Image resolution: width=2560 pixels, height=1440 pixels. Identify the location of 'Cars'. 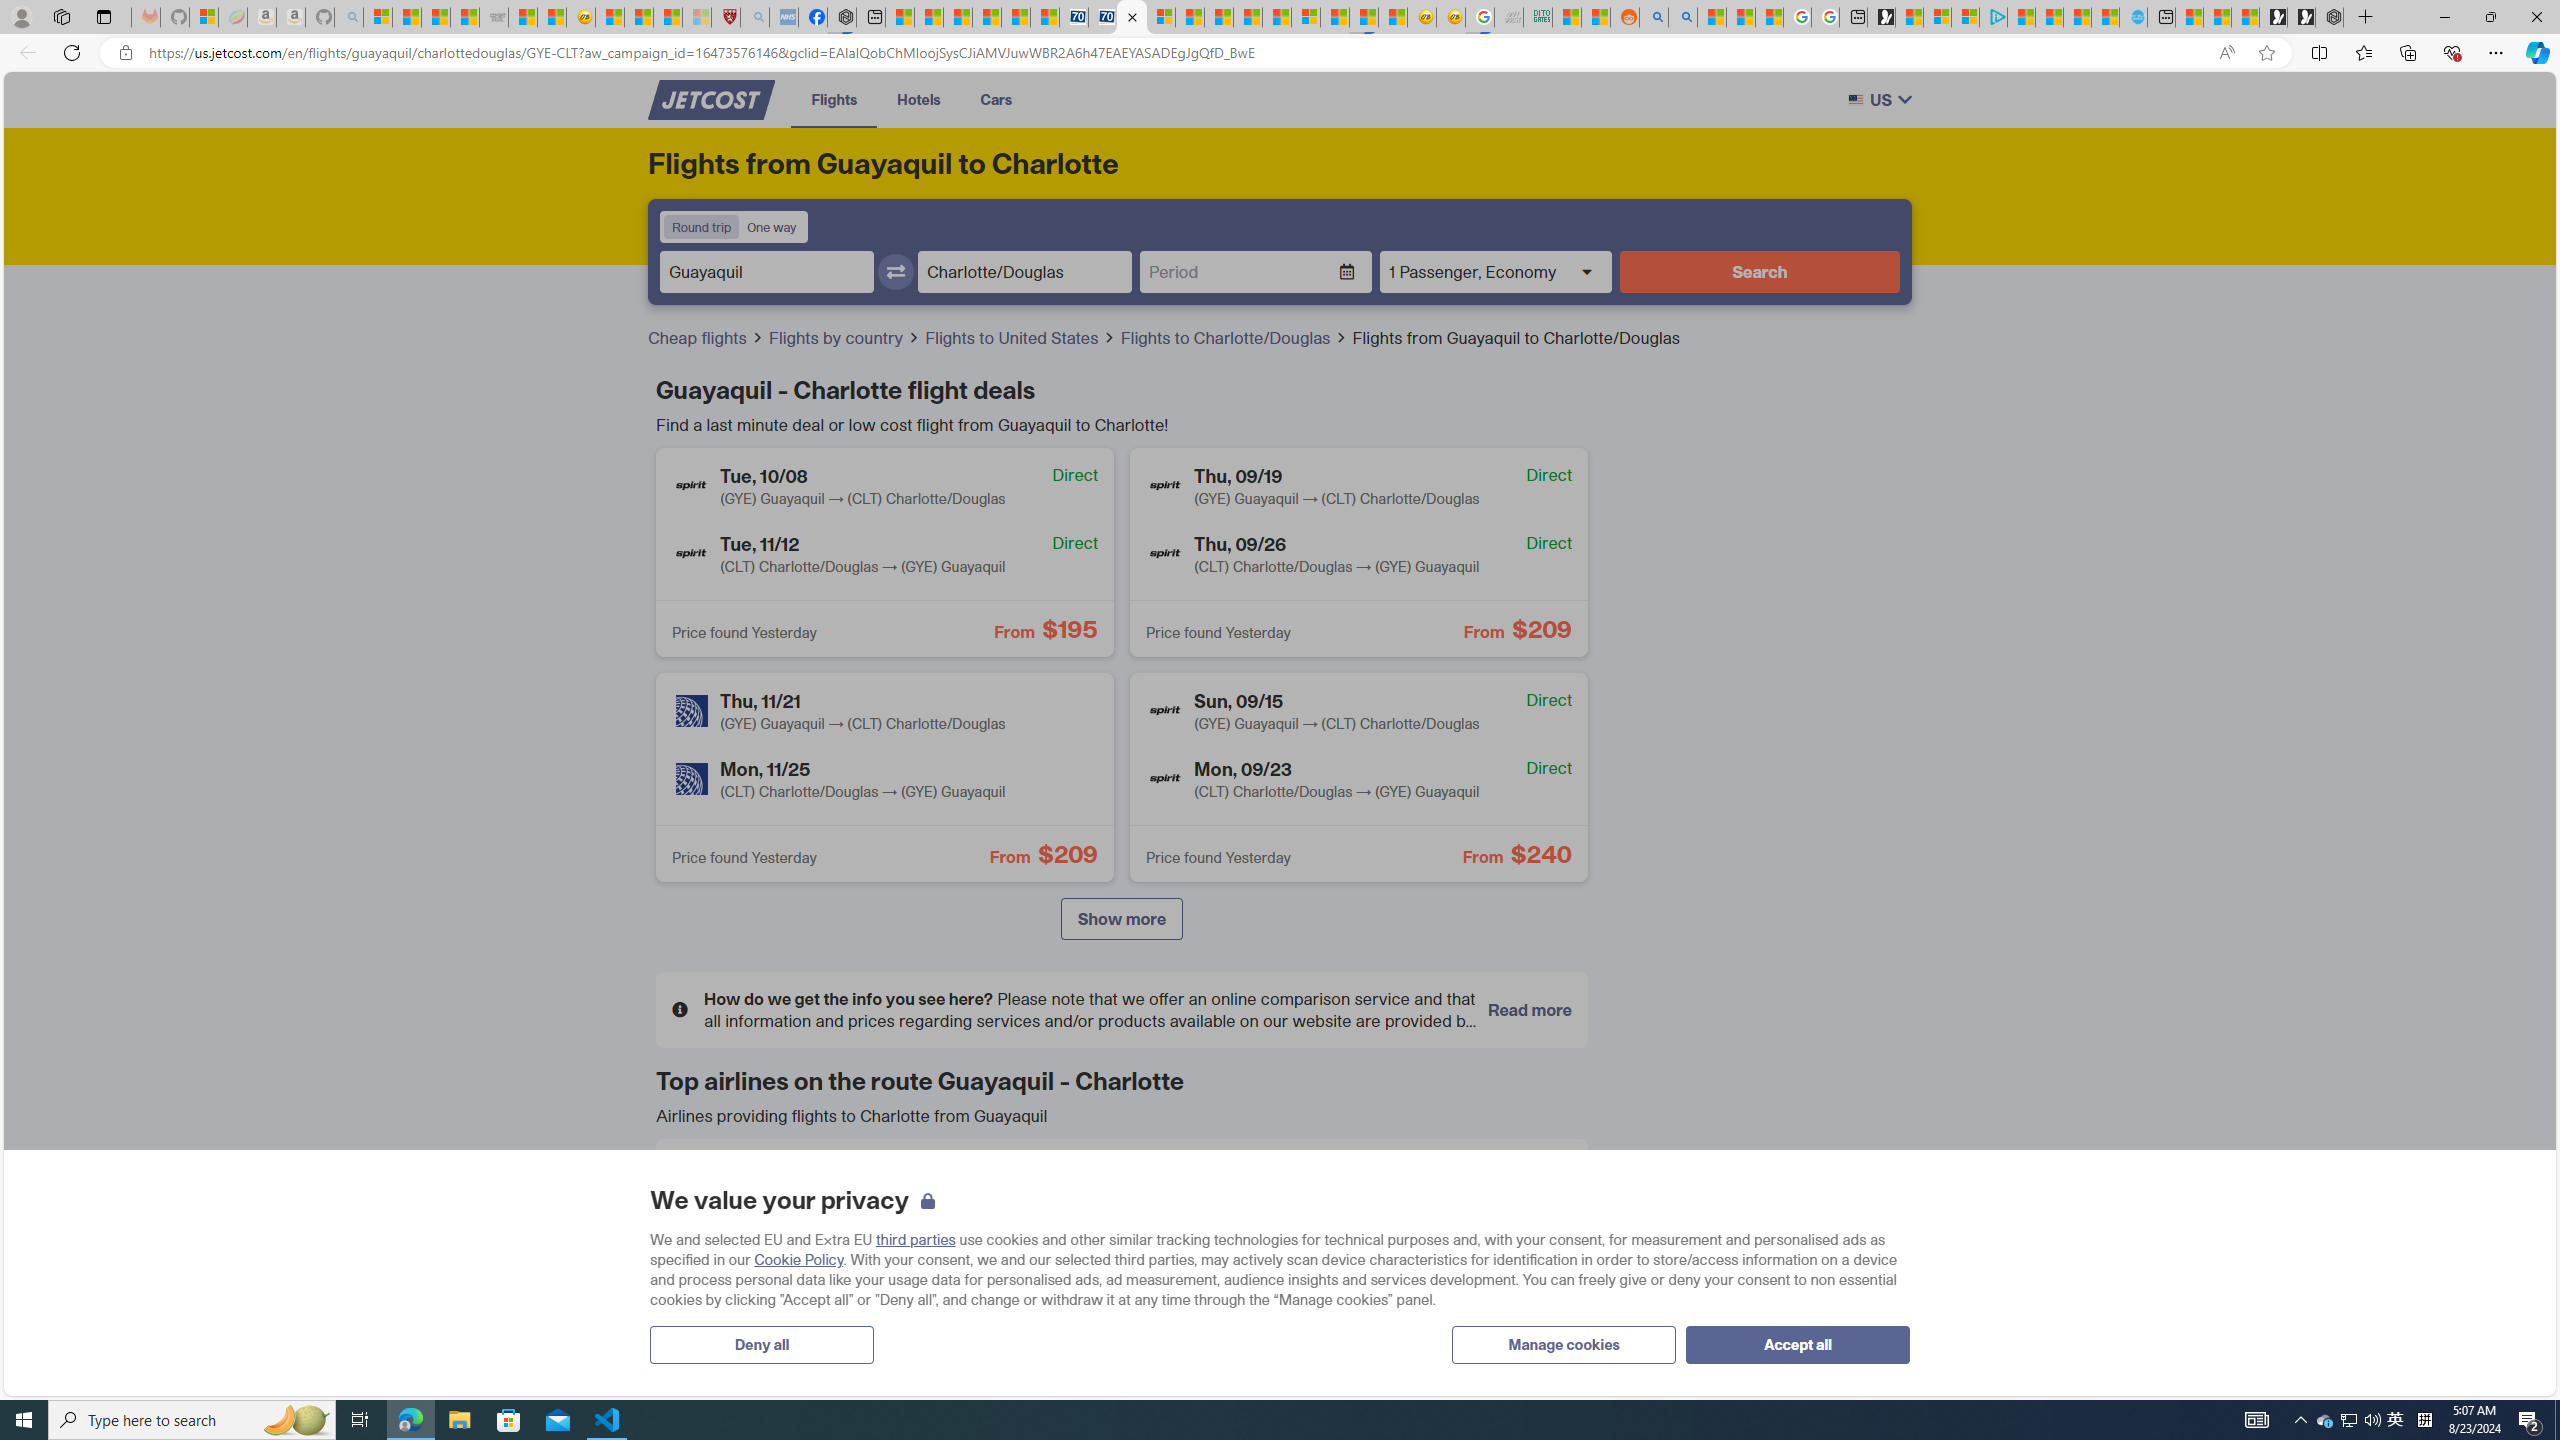
(994, 99).